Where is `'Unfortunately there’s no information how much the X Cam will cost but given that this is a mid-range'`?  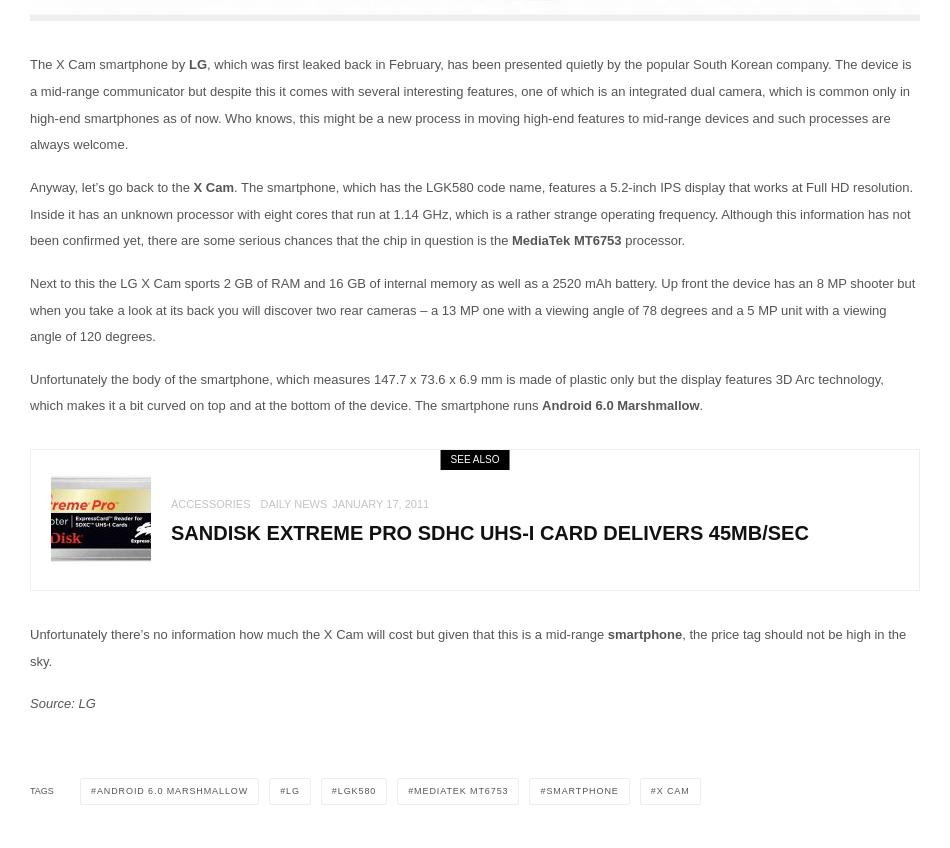 'Unfortunately there’s no information how much the X Cam will cost but given that this is a mid-range' is located at coordinates (30, 634).